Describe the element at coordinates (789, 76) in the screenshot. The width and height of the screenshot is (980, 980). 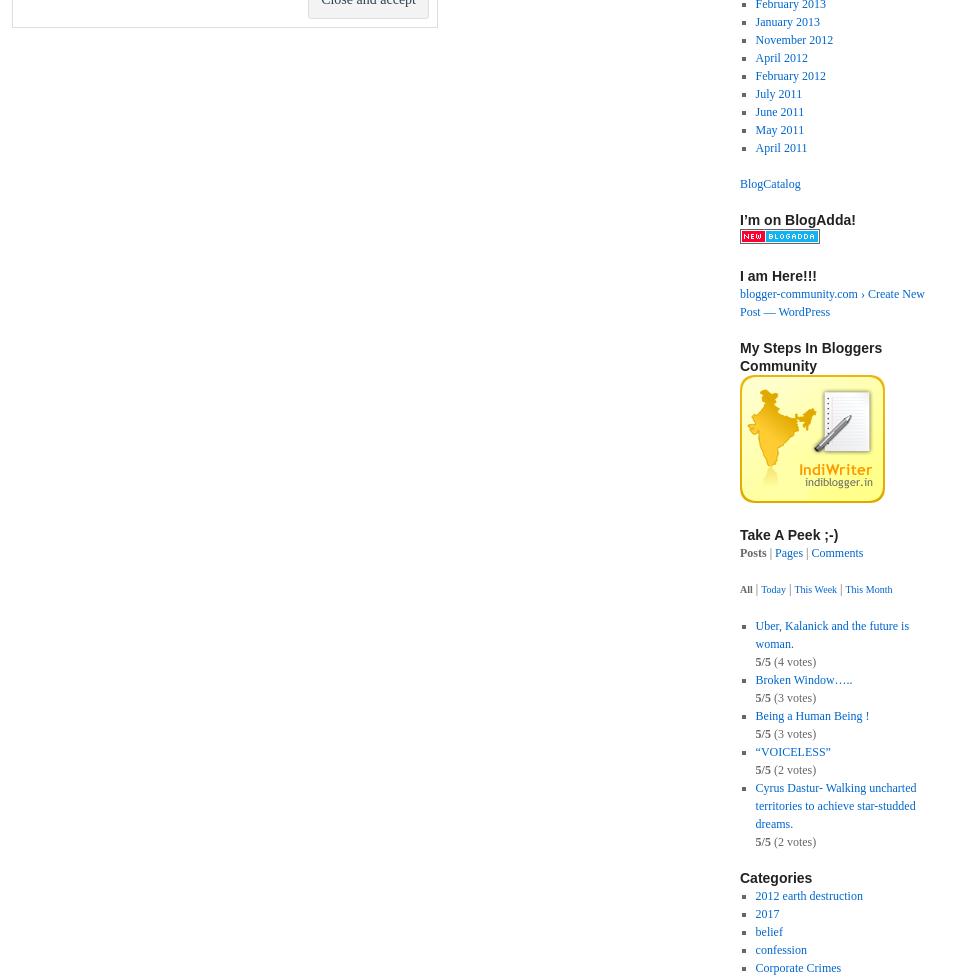
I see `'February 2012'` at that location.